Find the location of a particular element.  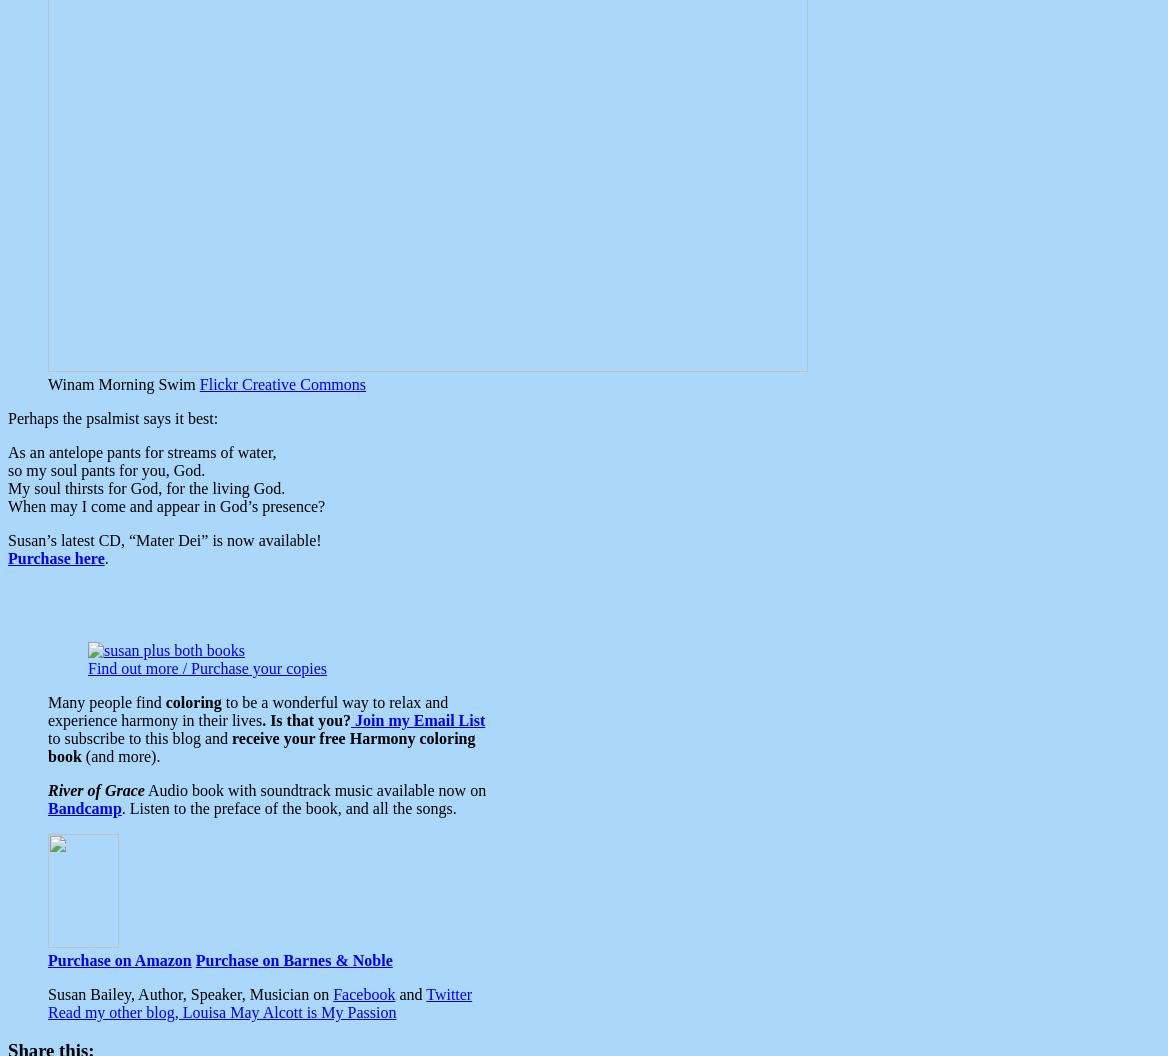

'River of Grace' is located at coordinates (95, 788).